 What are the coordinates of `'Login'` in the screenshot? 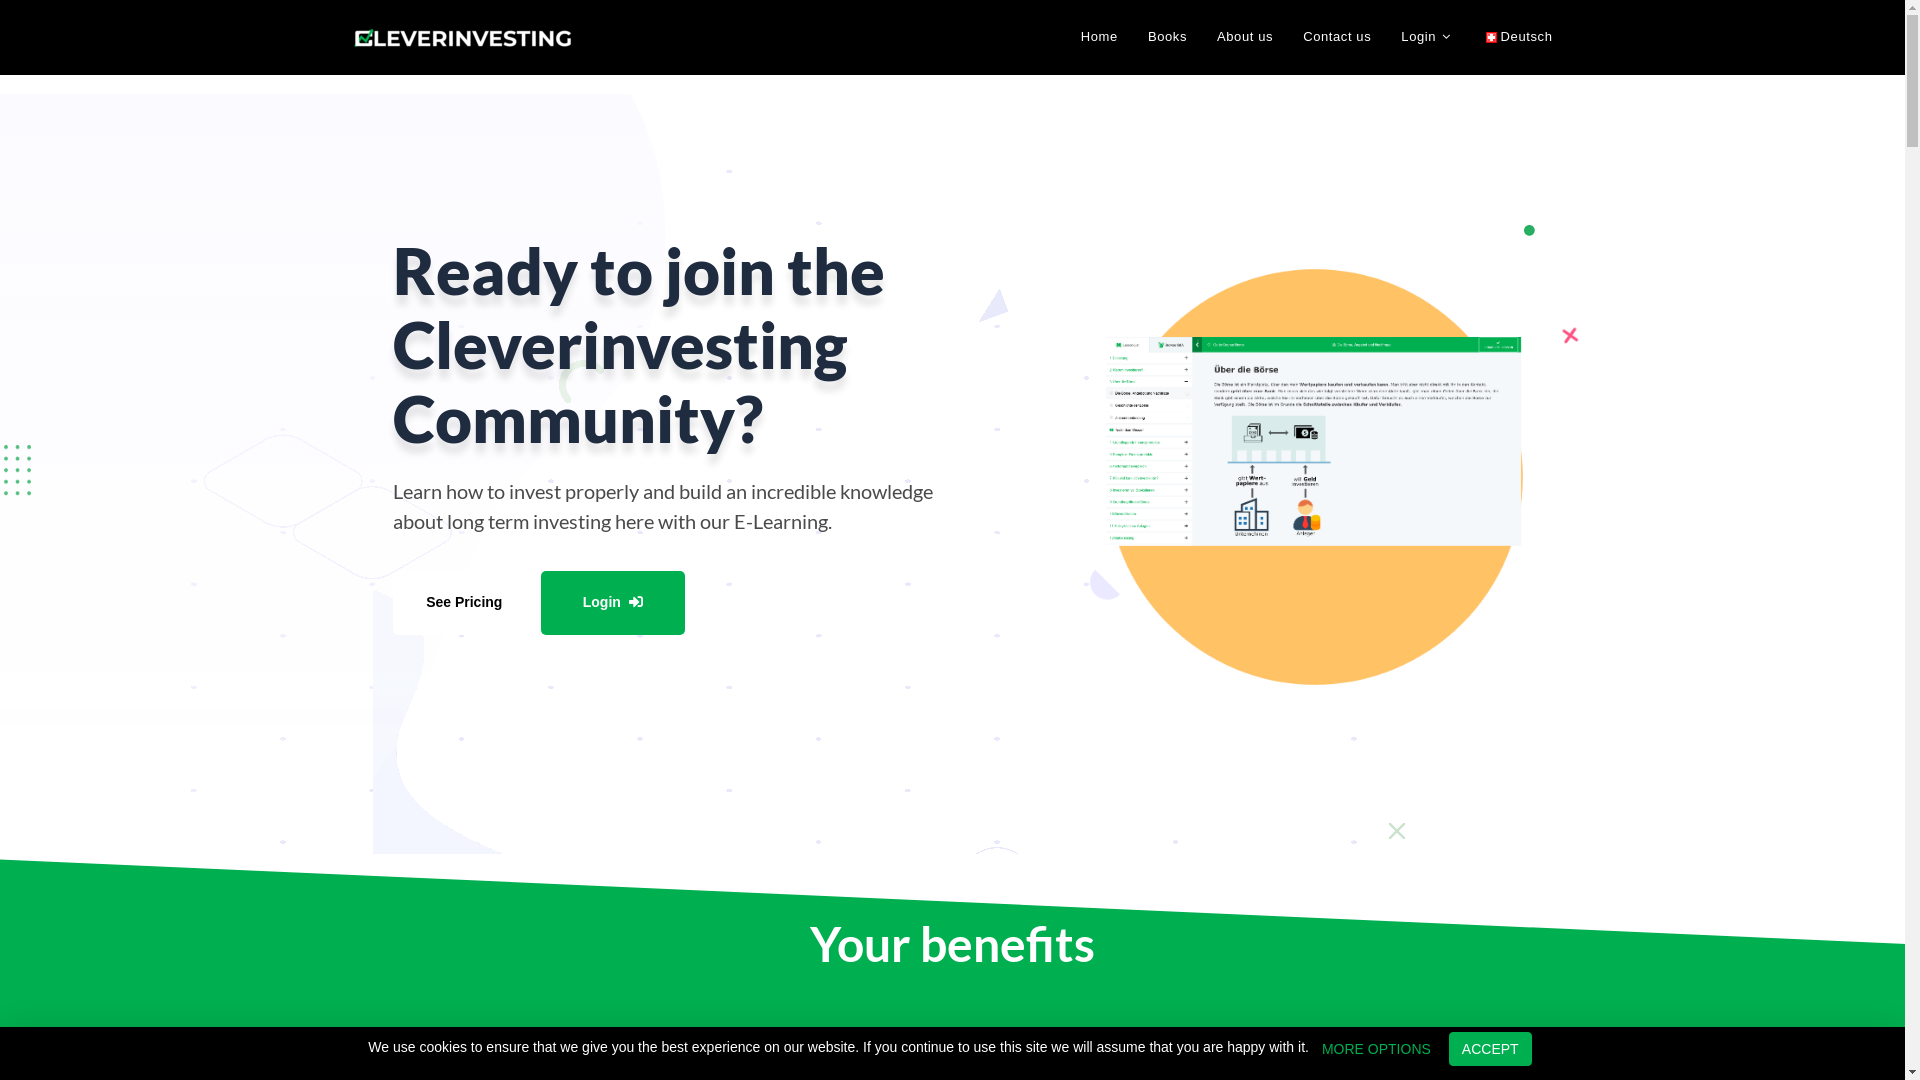 It's located at (1427, 37).